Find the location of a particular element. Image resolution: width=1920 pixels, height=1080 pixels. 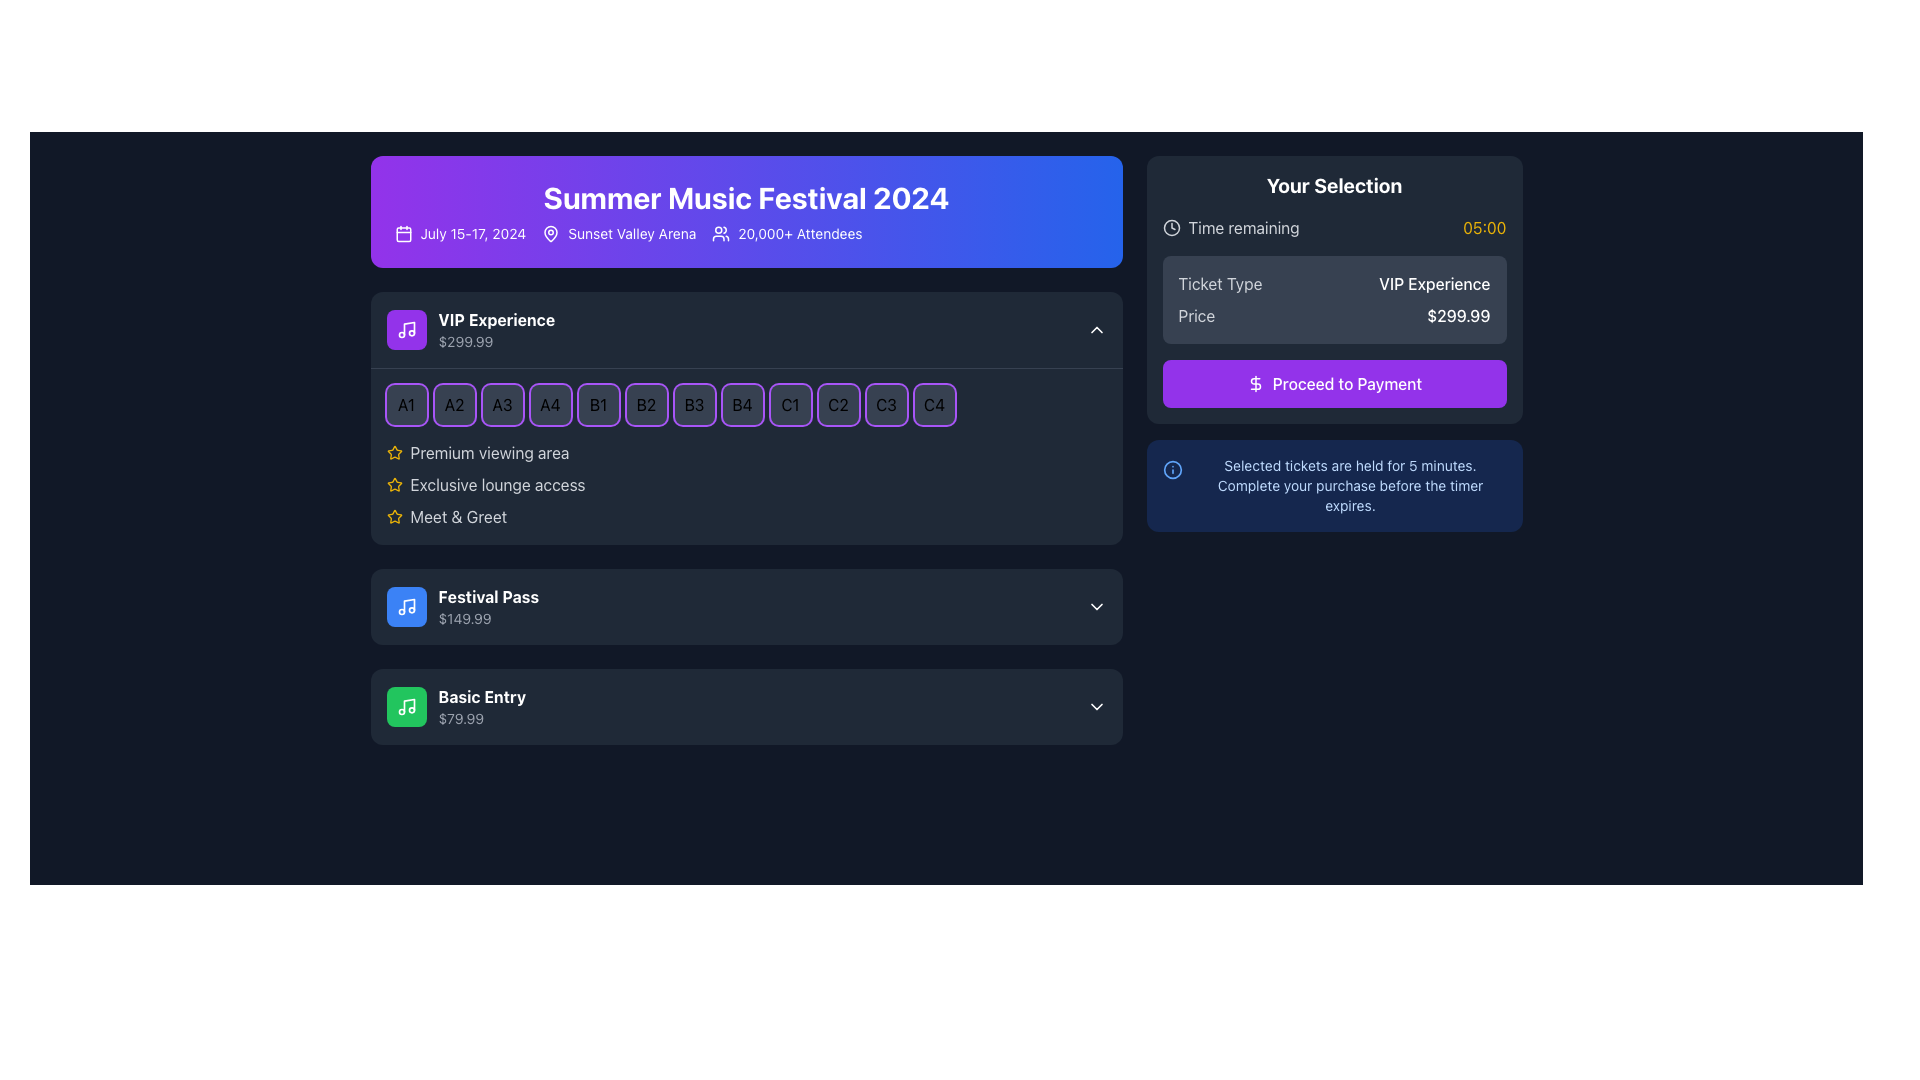

the button labeled 'C2' which is a small rectangular button with rounded corners, located in the C group, between 'C1' and 'C3' is located at coordinates (838, 405).